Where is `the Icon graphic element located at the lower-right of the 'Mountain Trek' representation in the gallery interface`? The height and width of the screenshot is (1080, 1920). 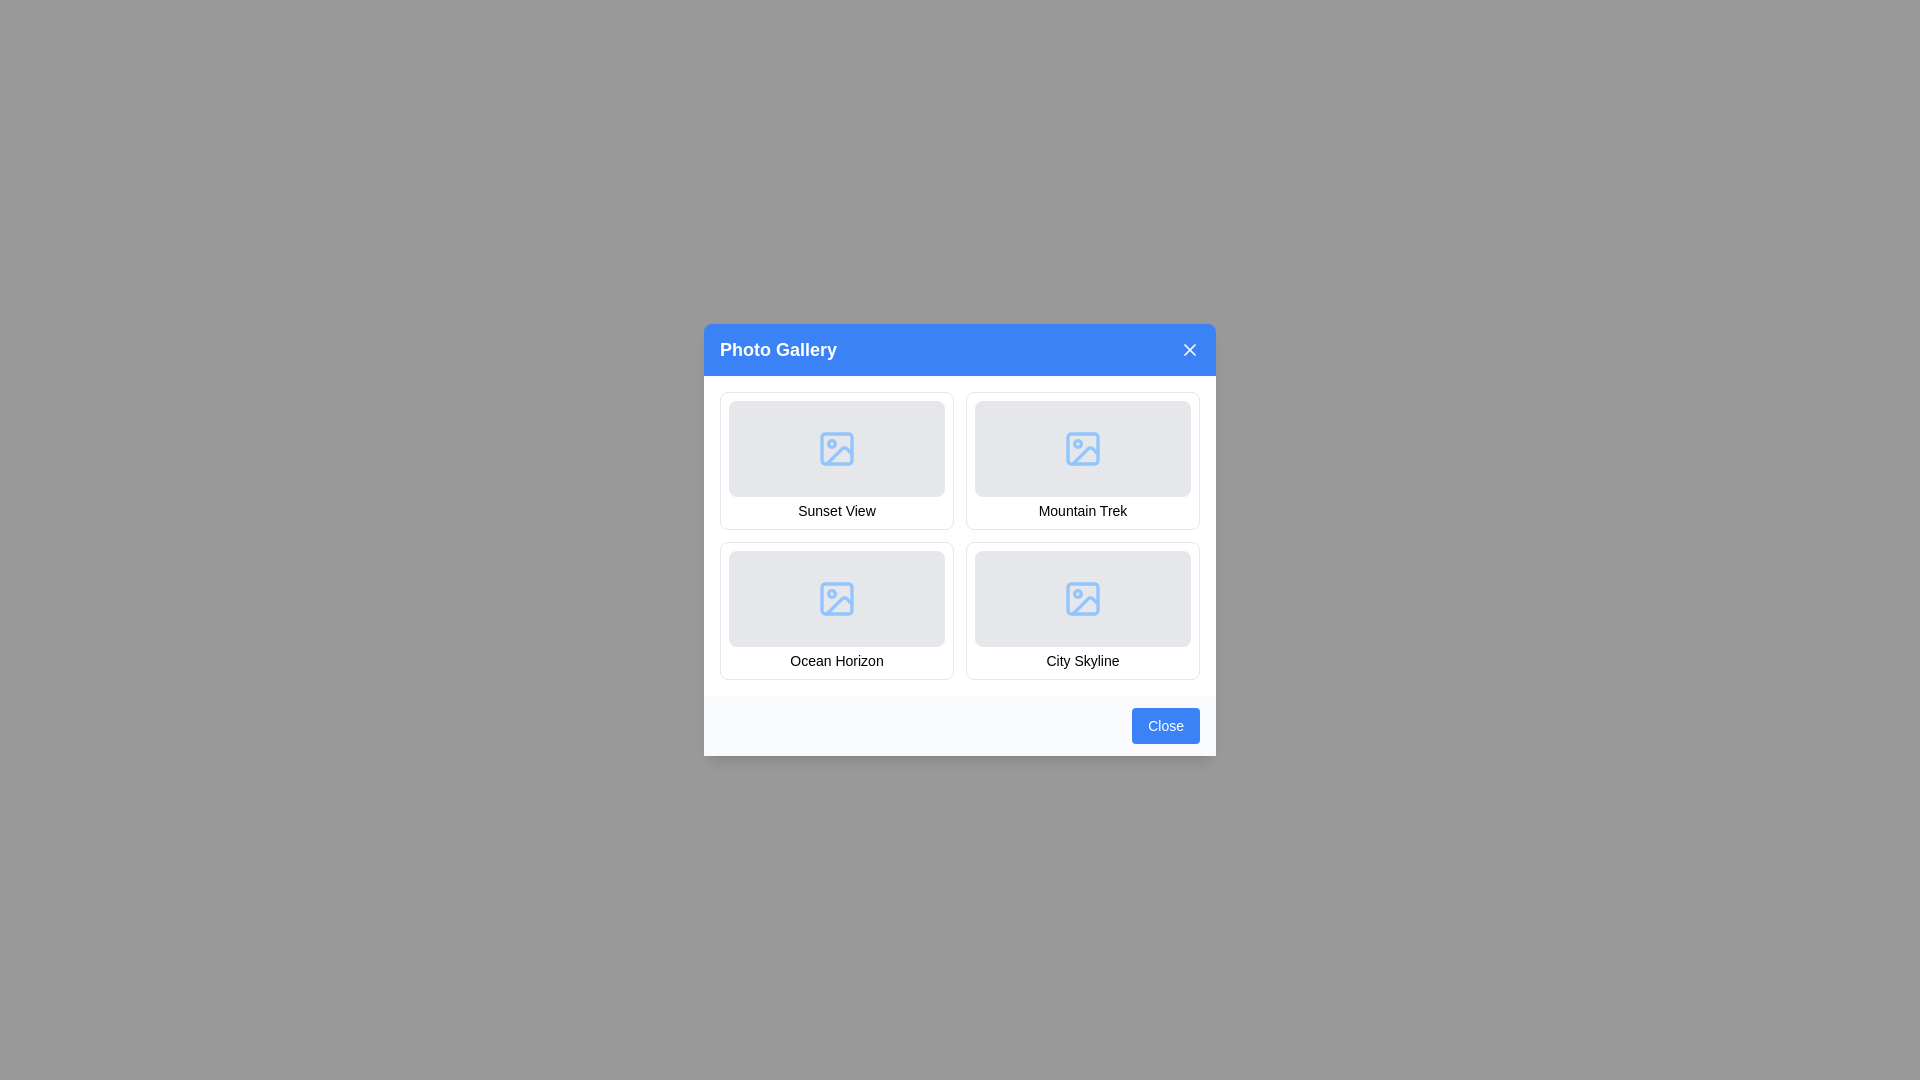 the Icon graphic element located at the lower-right of the 'Mountain Trek' representation in the gallery interface is located at coordinates (1084, 455).